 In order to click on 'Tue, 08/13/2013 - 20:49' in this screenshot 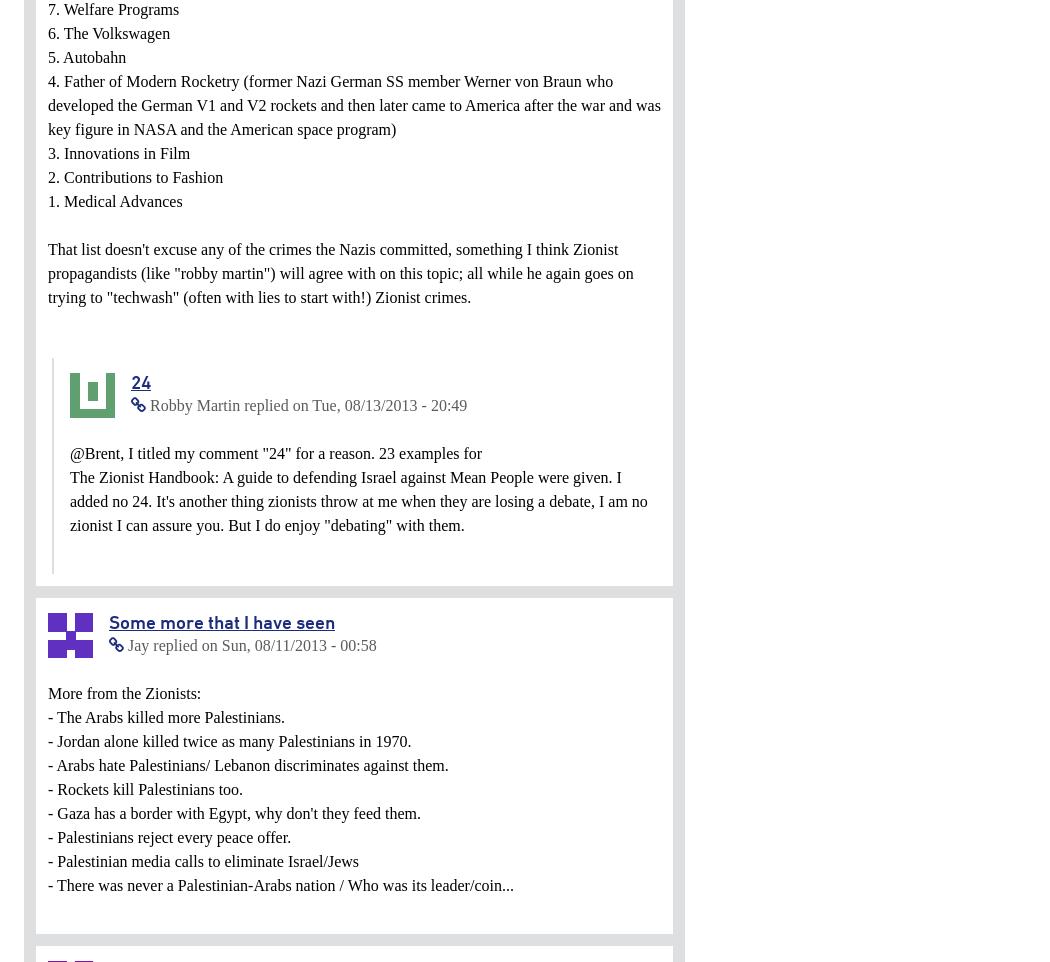, I will do `click(389, 404)`.